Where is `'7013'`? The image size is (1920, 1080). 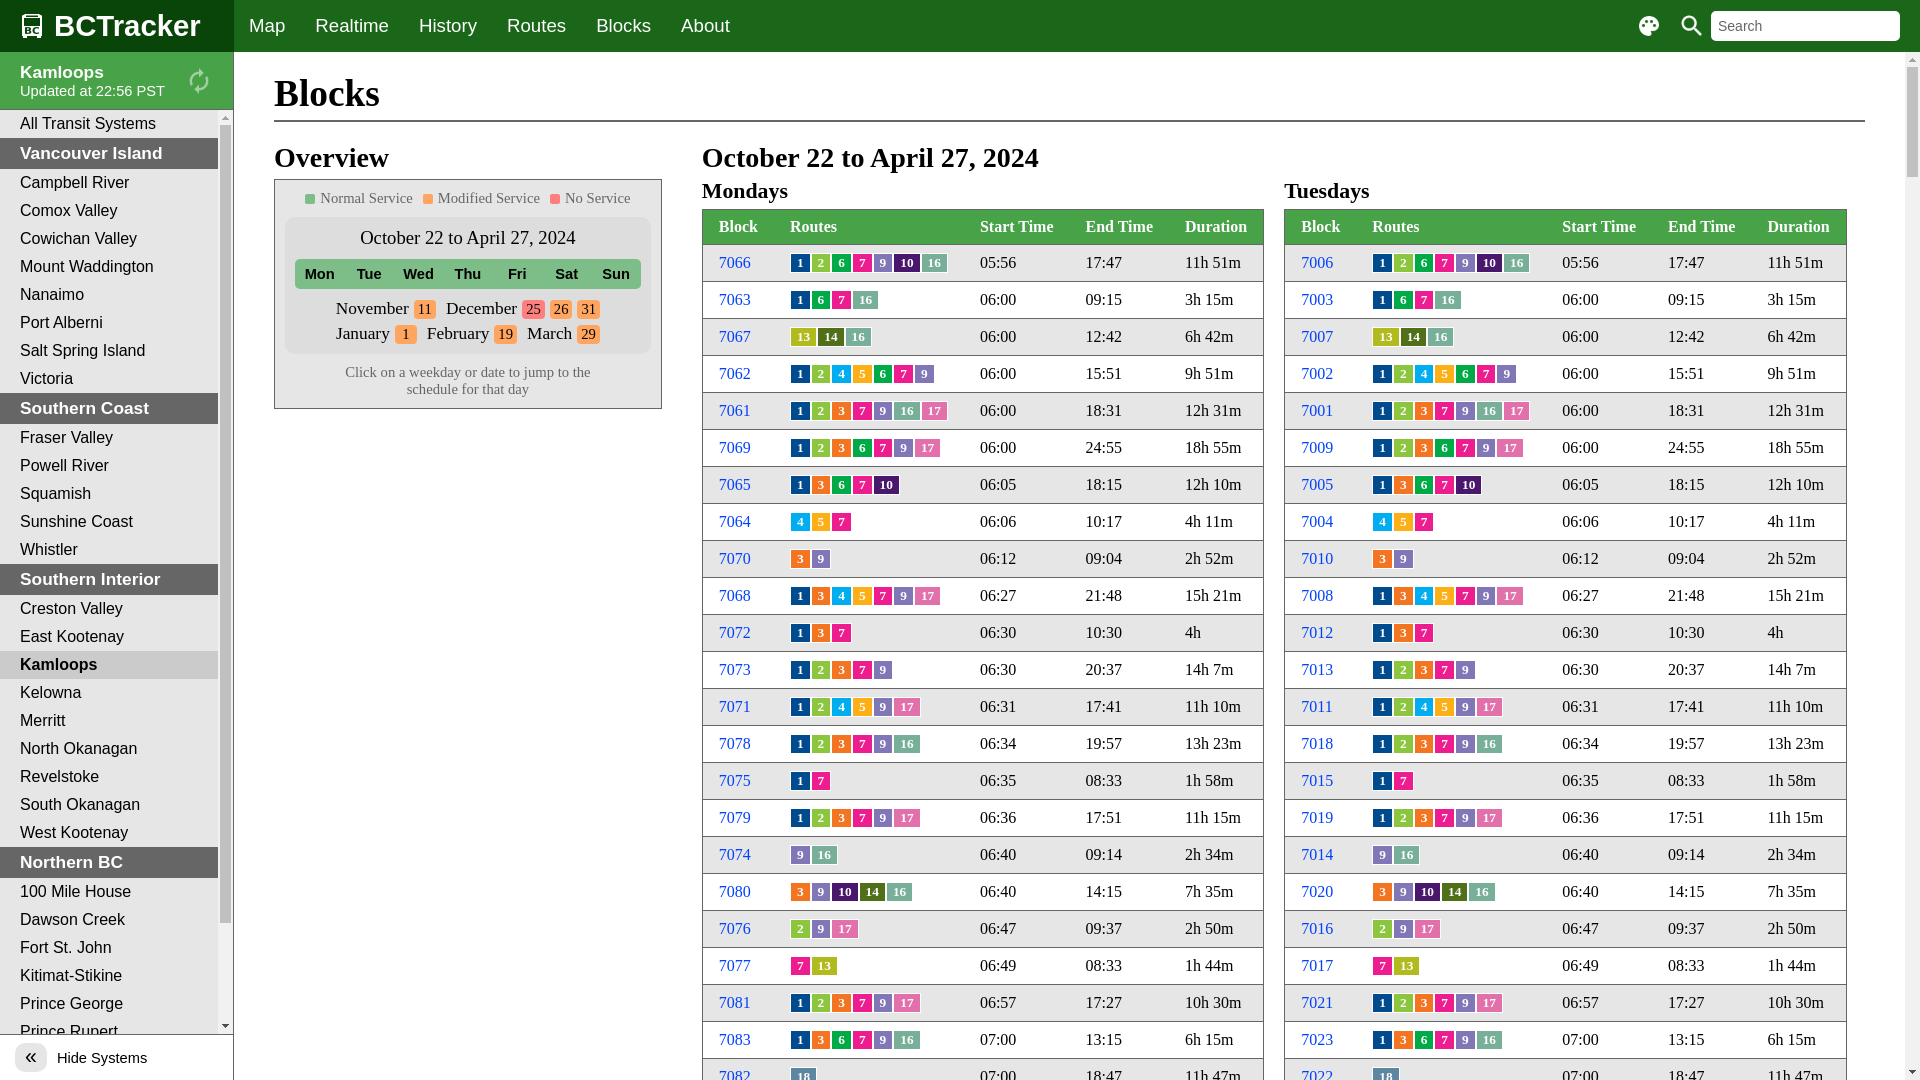 '7013' is located at coordinates (1300, 669).